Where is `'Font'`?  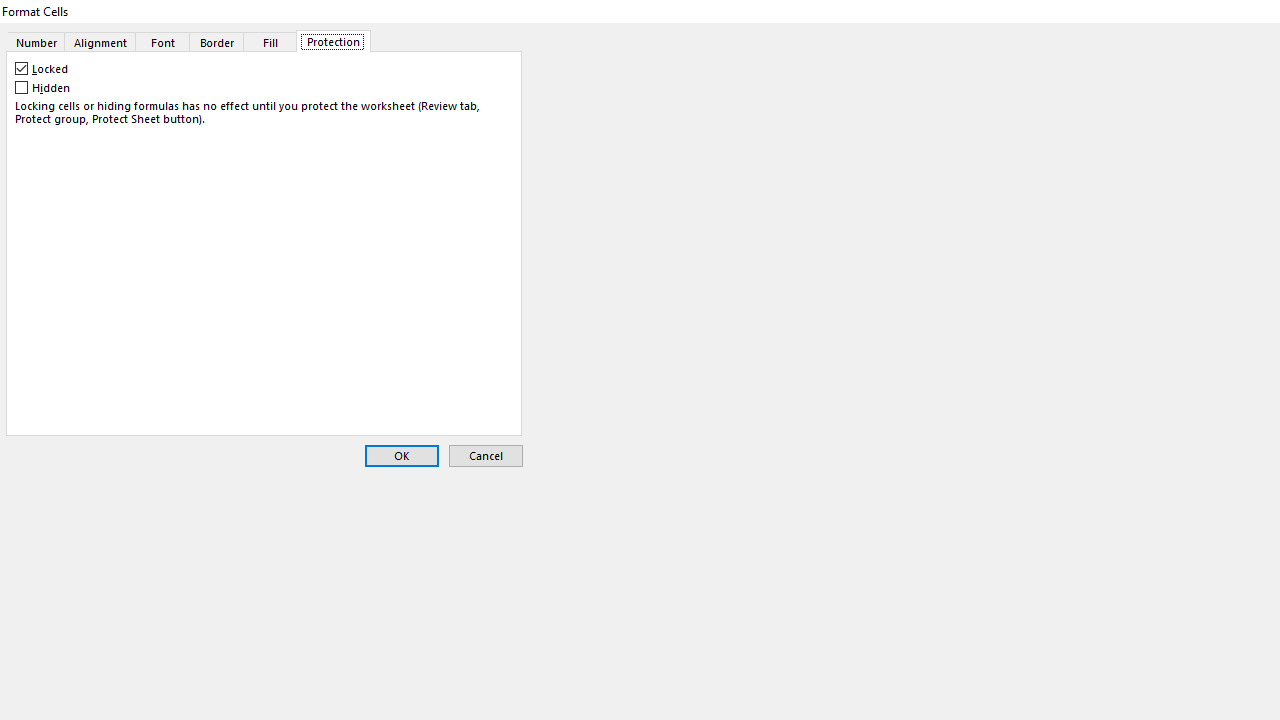 'Font' is located at coordinates (162, 41).